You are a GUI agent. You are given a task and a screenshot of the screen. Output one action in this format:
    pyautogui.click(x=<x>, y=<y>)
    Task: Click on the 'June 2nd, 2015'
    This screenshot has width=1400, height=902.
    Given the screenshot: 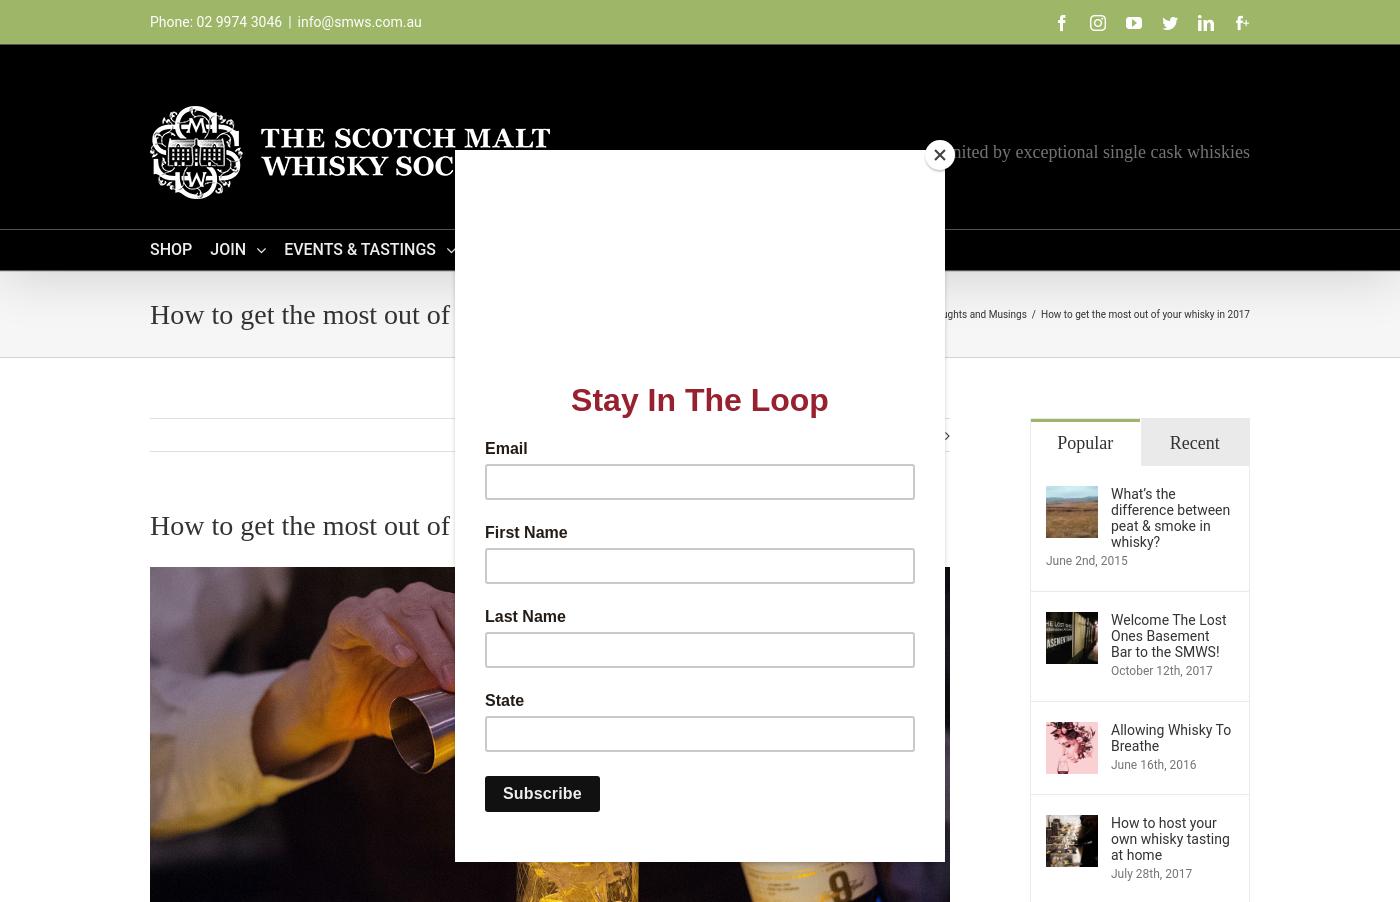 What is the action you would take?
    pyautogui.click(x=1086, y=559)
    